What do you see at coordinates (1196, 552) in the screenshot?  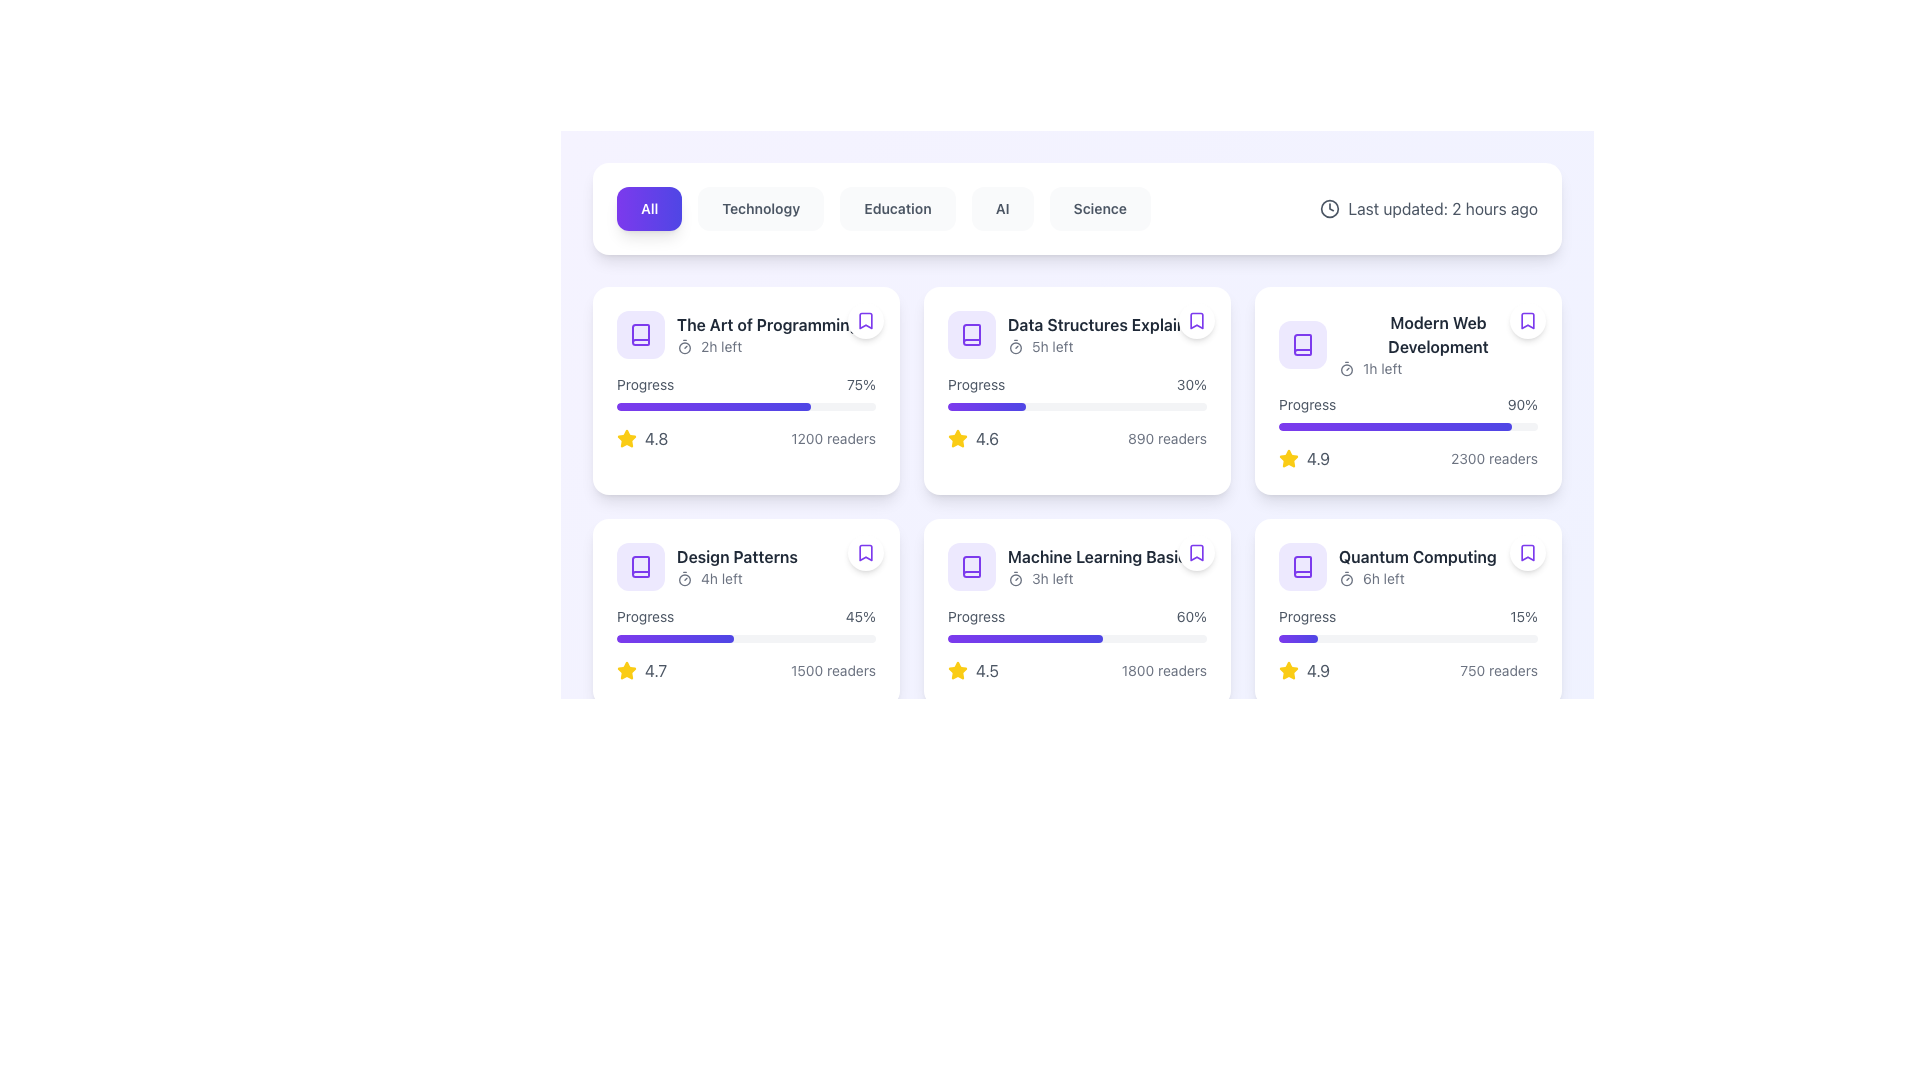 I see `the bookmark icon located at the top-right corner of the 'Machine Learning Basics' card to bookmark the item for future reference` at bounding box center [1196, 552].